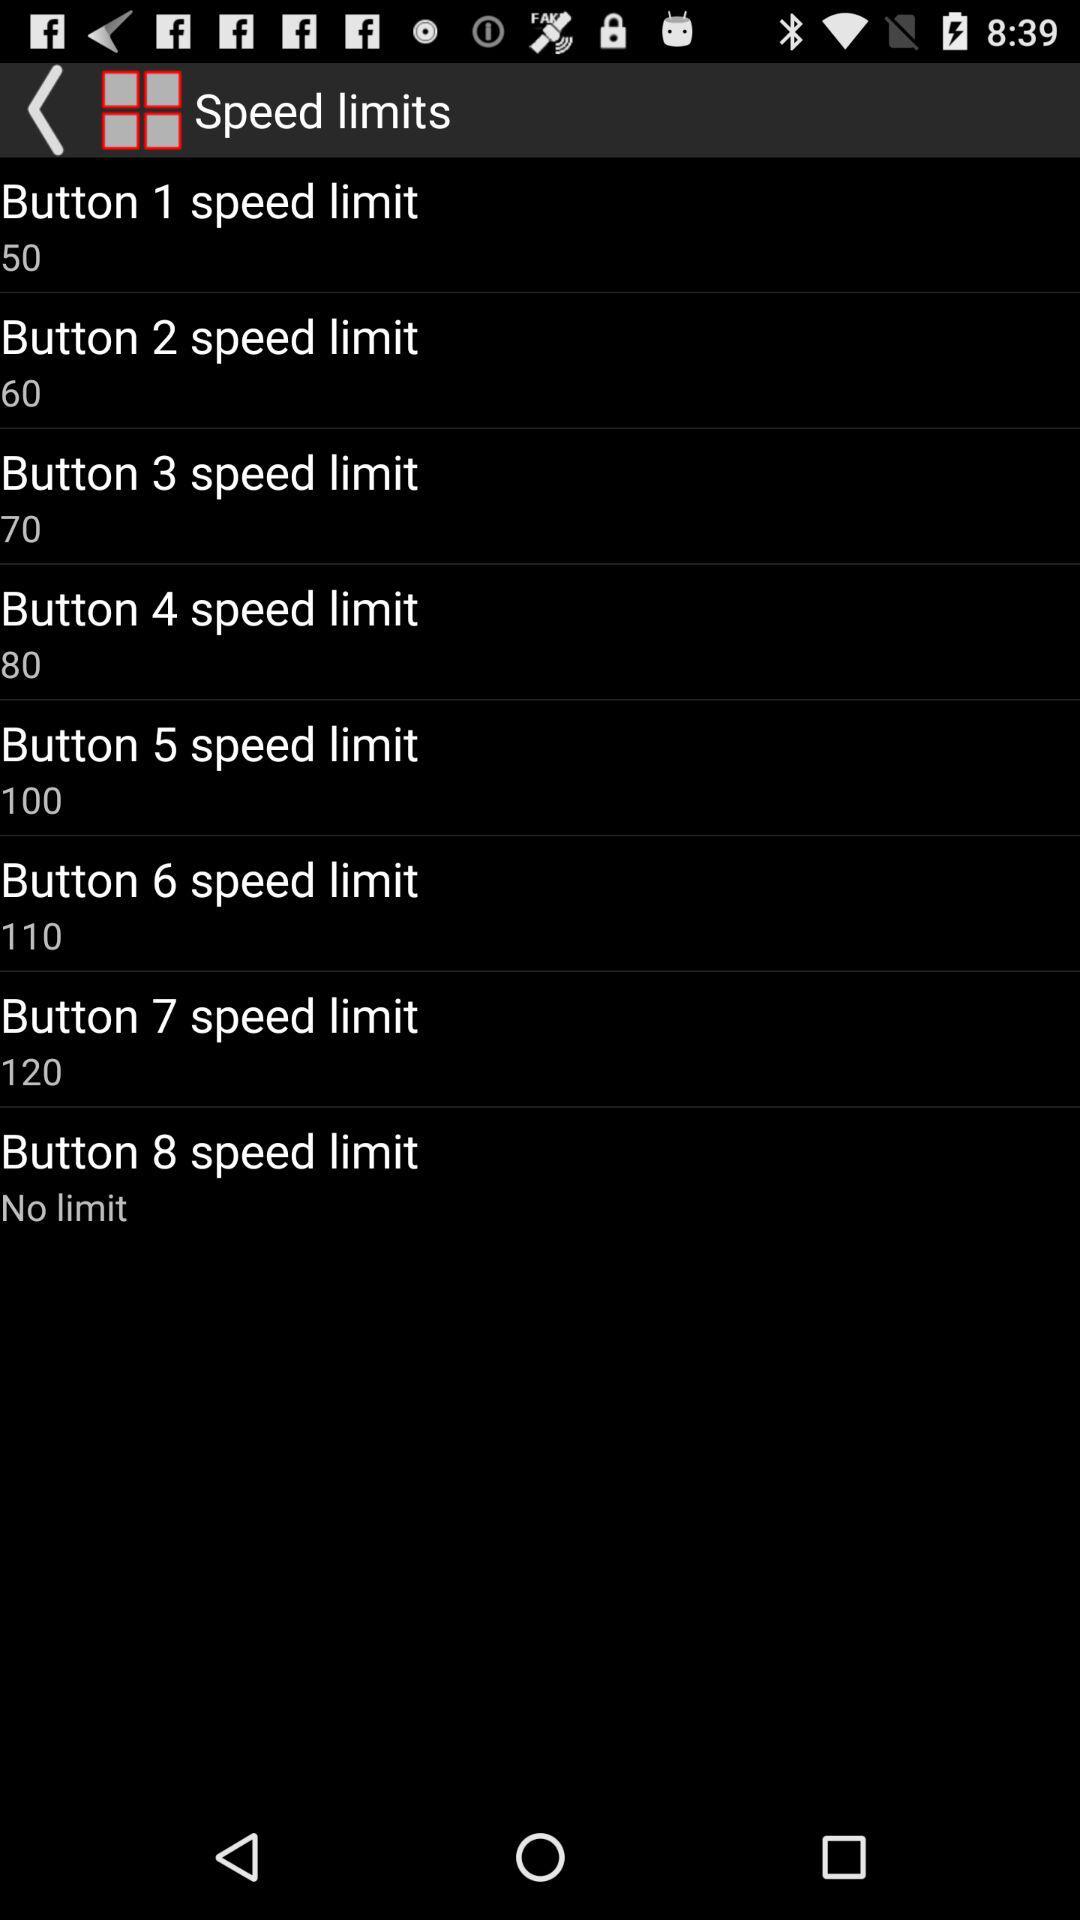  Describe the element at coordinates (20, 255) in the screenshot. I see `50 item` at that location.